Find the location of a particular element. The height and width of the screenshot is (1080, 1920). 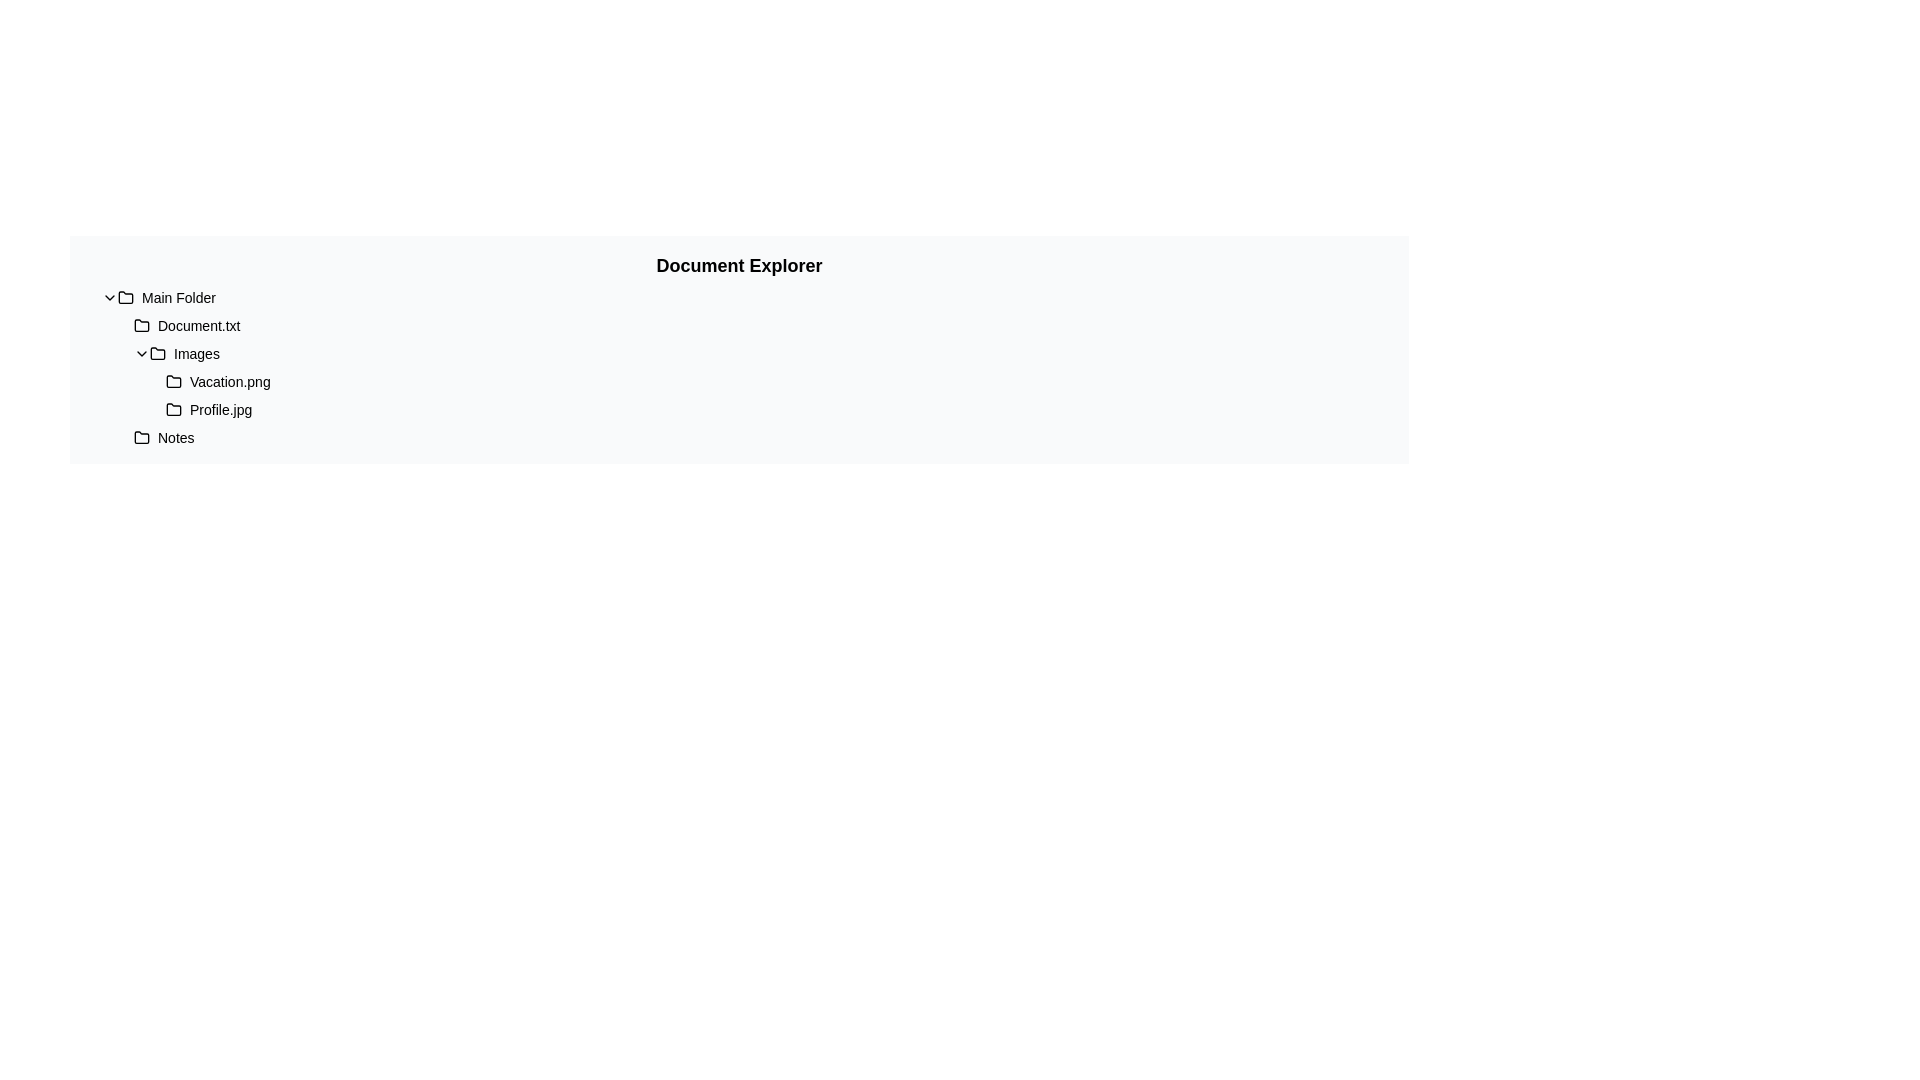

the icon-based toggle button is located at coordinates (141, 353).